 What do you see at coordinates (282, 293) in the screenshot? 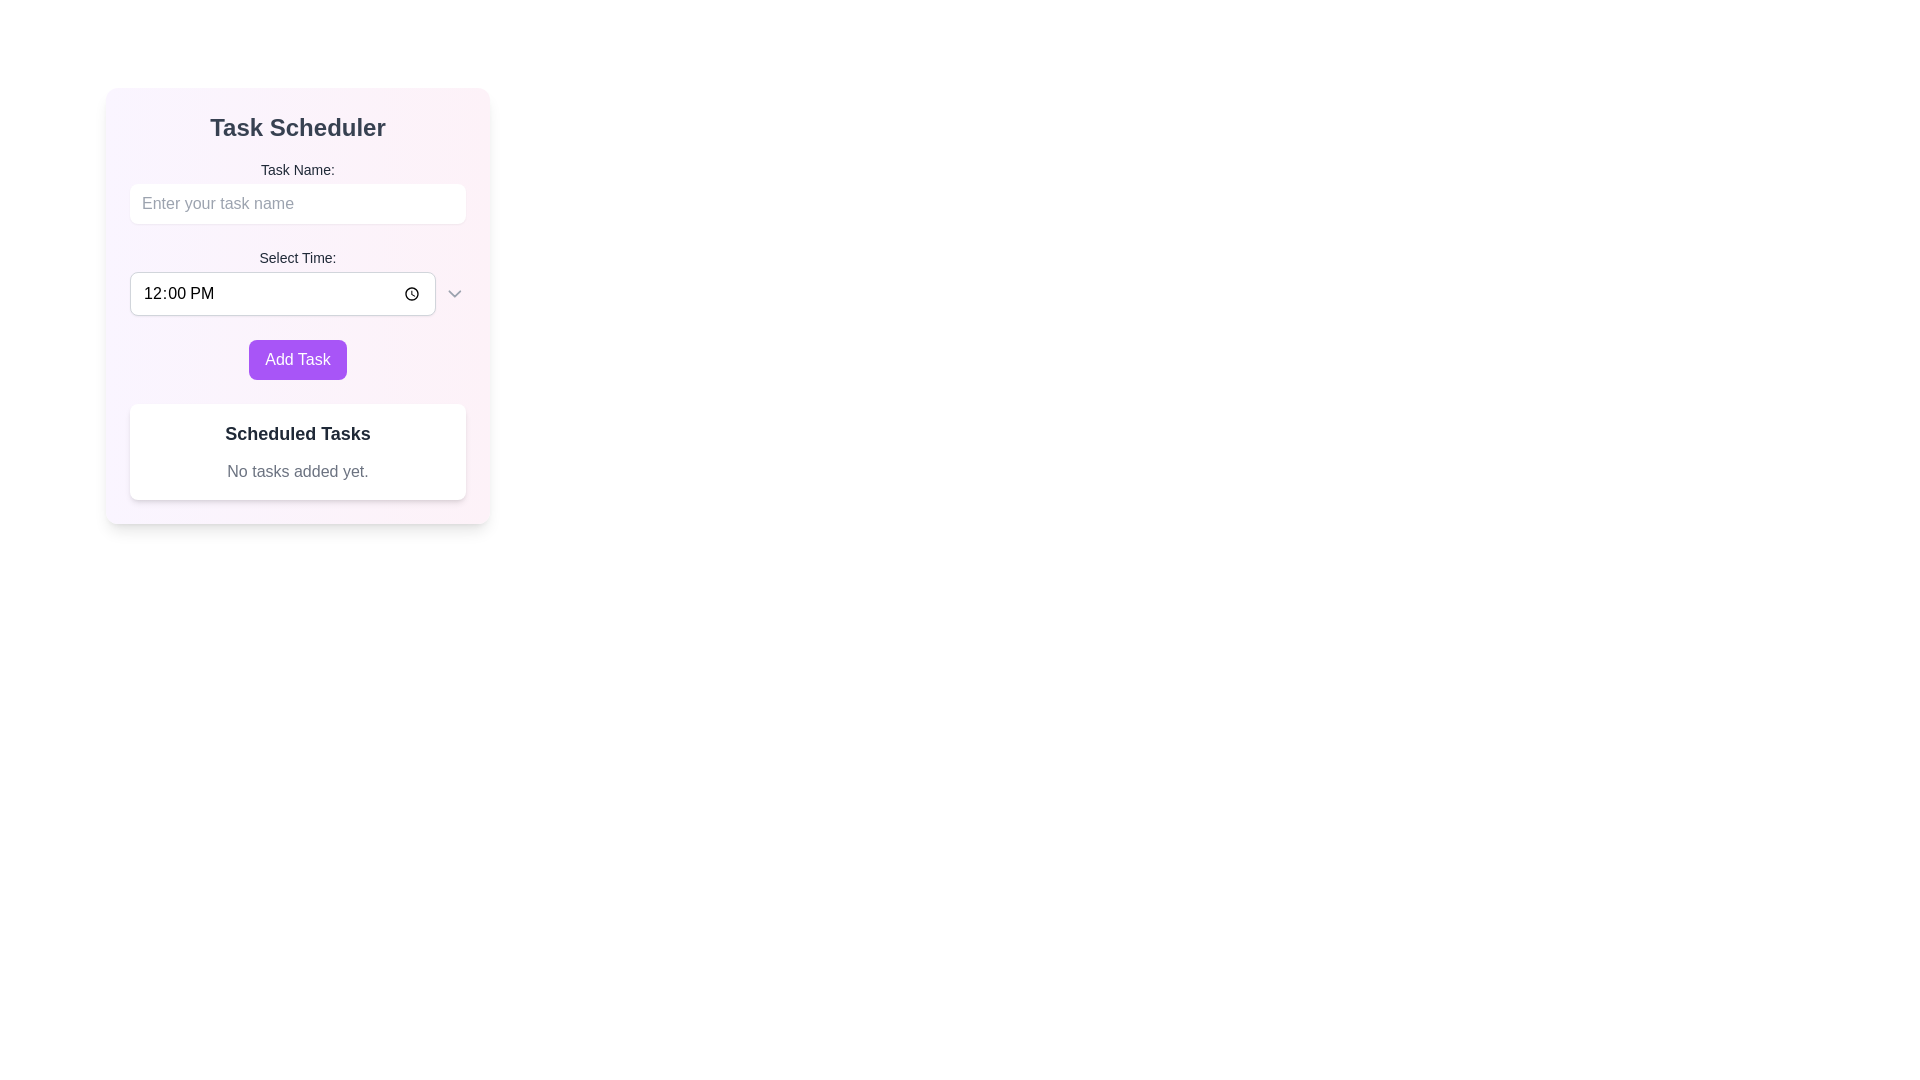
I see `the time input field in the 'Task Scheduler' form` at bounding box center [282, 293].